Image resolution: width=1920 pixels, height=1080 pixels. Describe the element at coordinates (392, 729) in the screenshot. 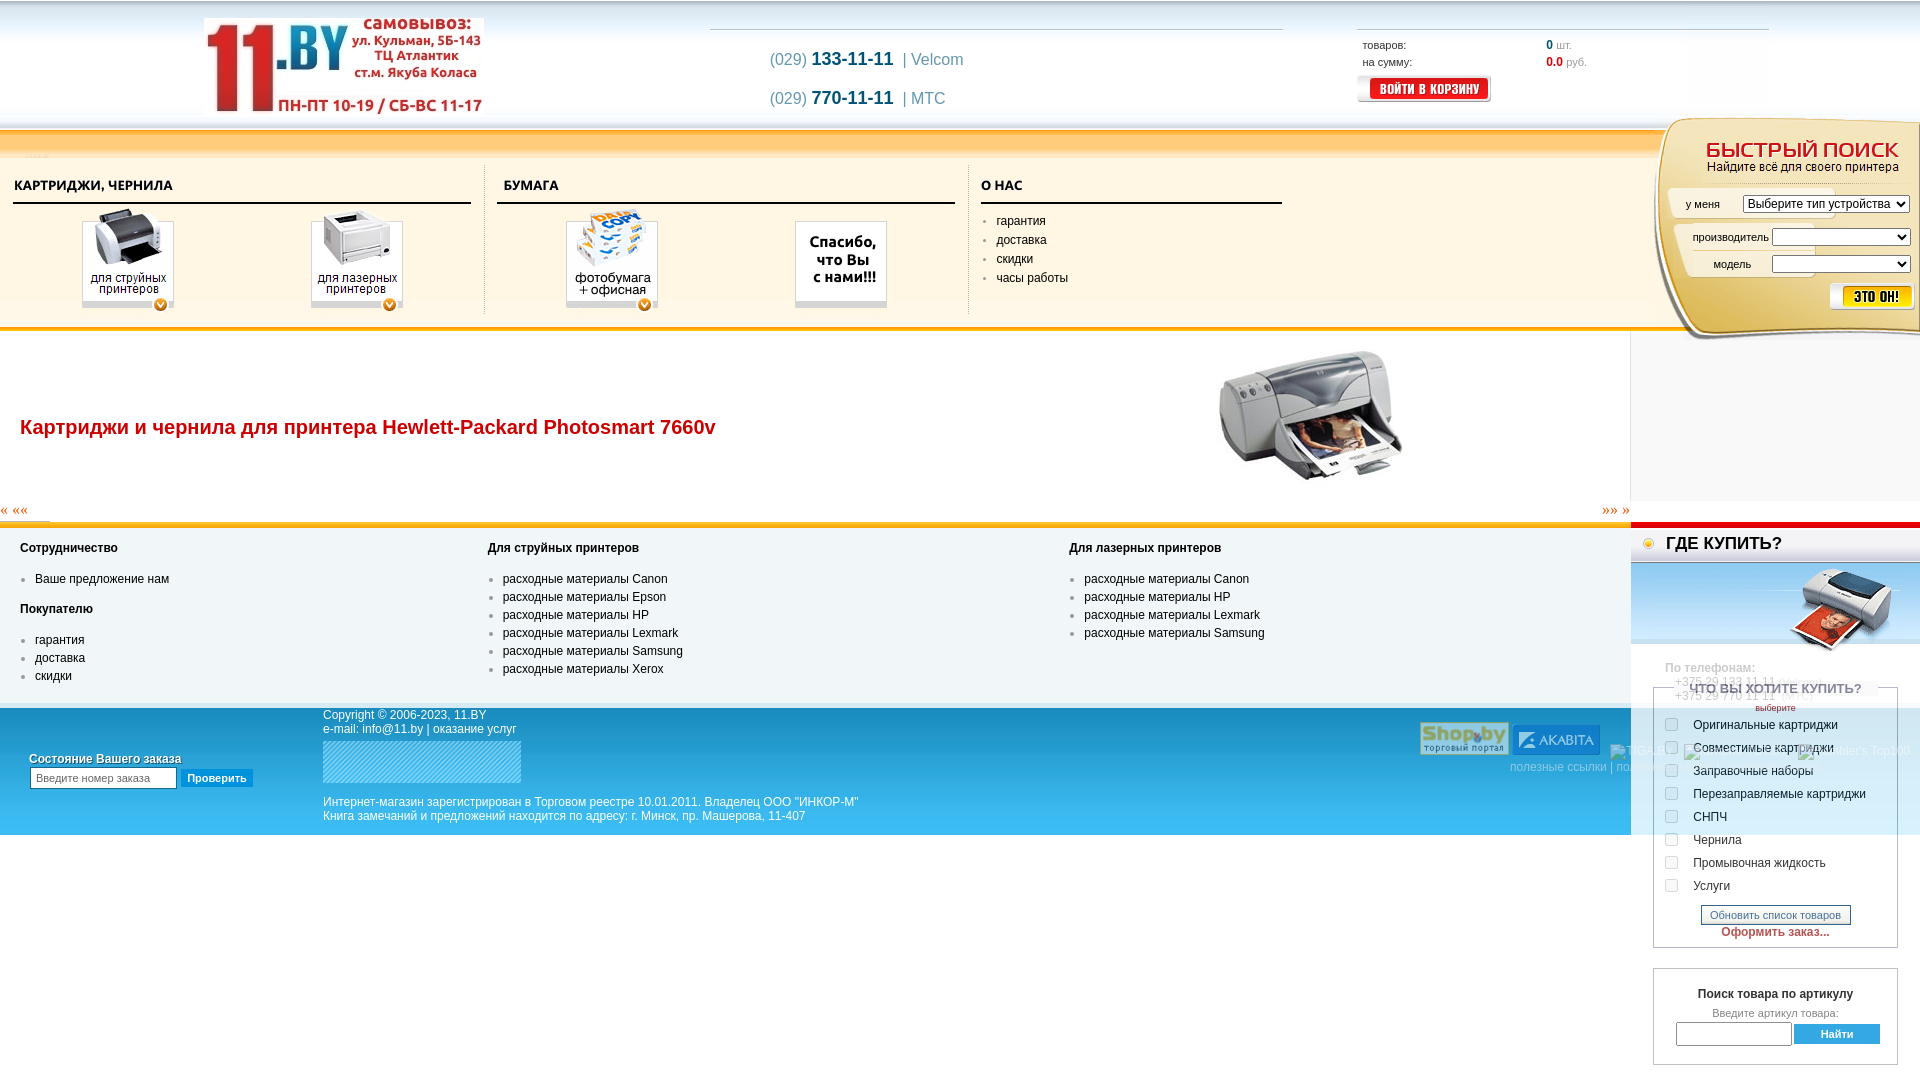

I see `'info@11.by'` at that location.